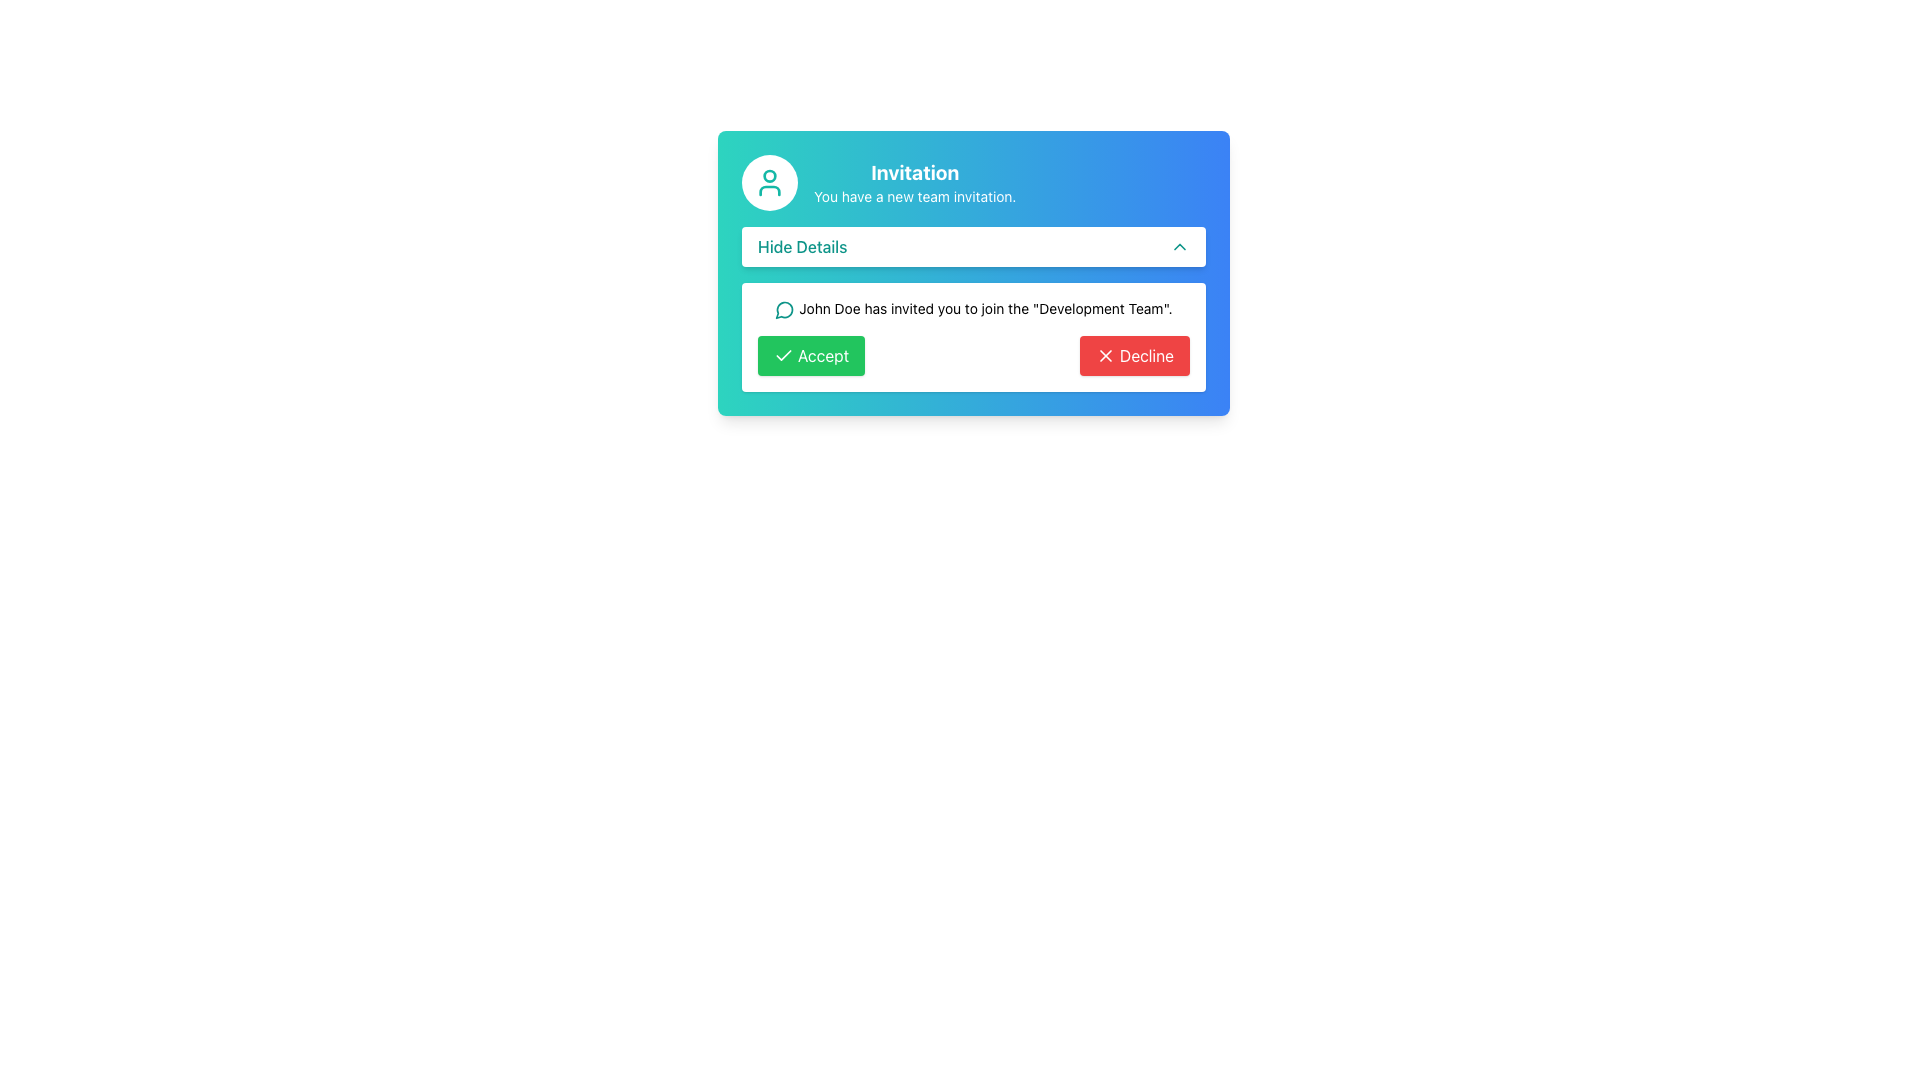 The height and width of the screenshot is (1080, 1920). What do you see at coordinates (782, 354) in the screenshot?
I see `the decorative icon within the green 'Accept' button, which enhances the recognizability of the acceptance action` at bounding box center [782, 354].